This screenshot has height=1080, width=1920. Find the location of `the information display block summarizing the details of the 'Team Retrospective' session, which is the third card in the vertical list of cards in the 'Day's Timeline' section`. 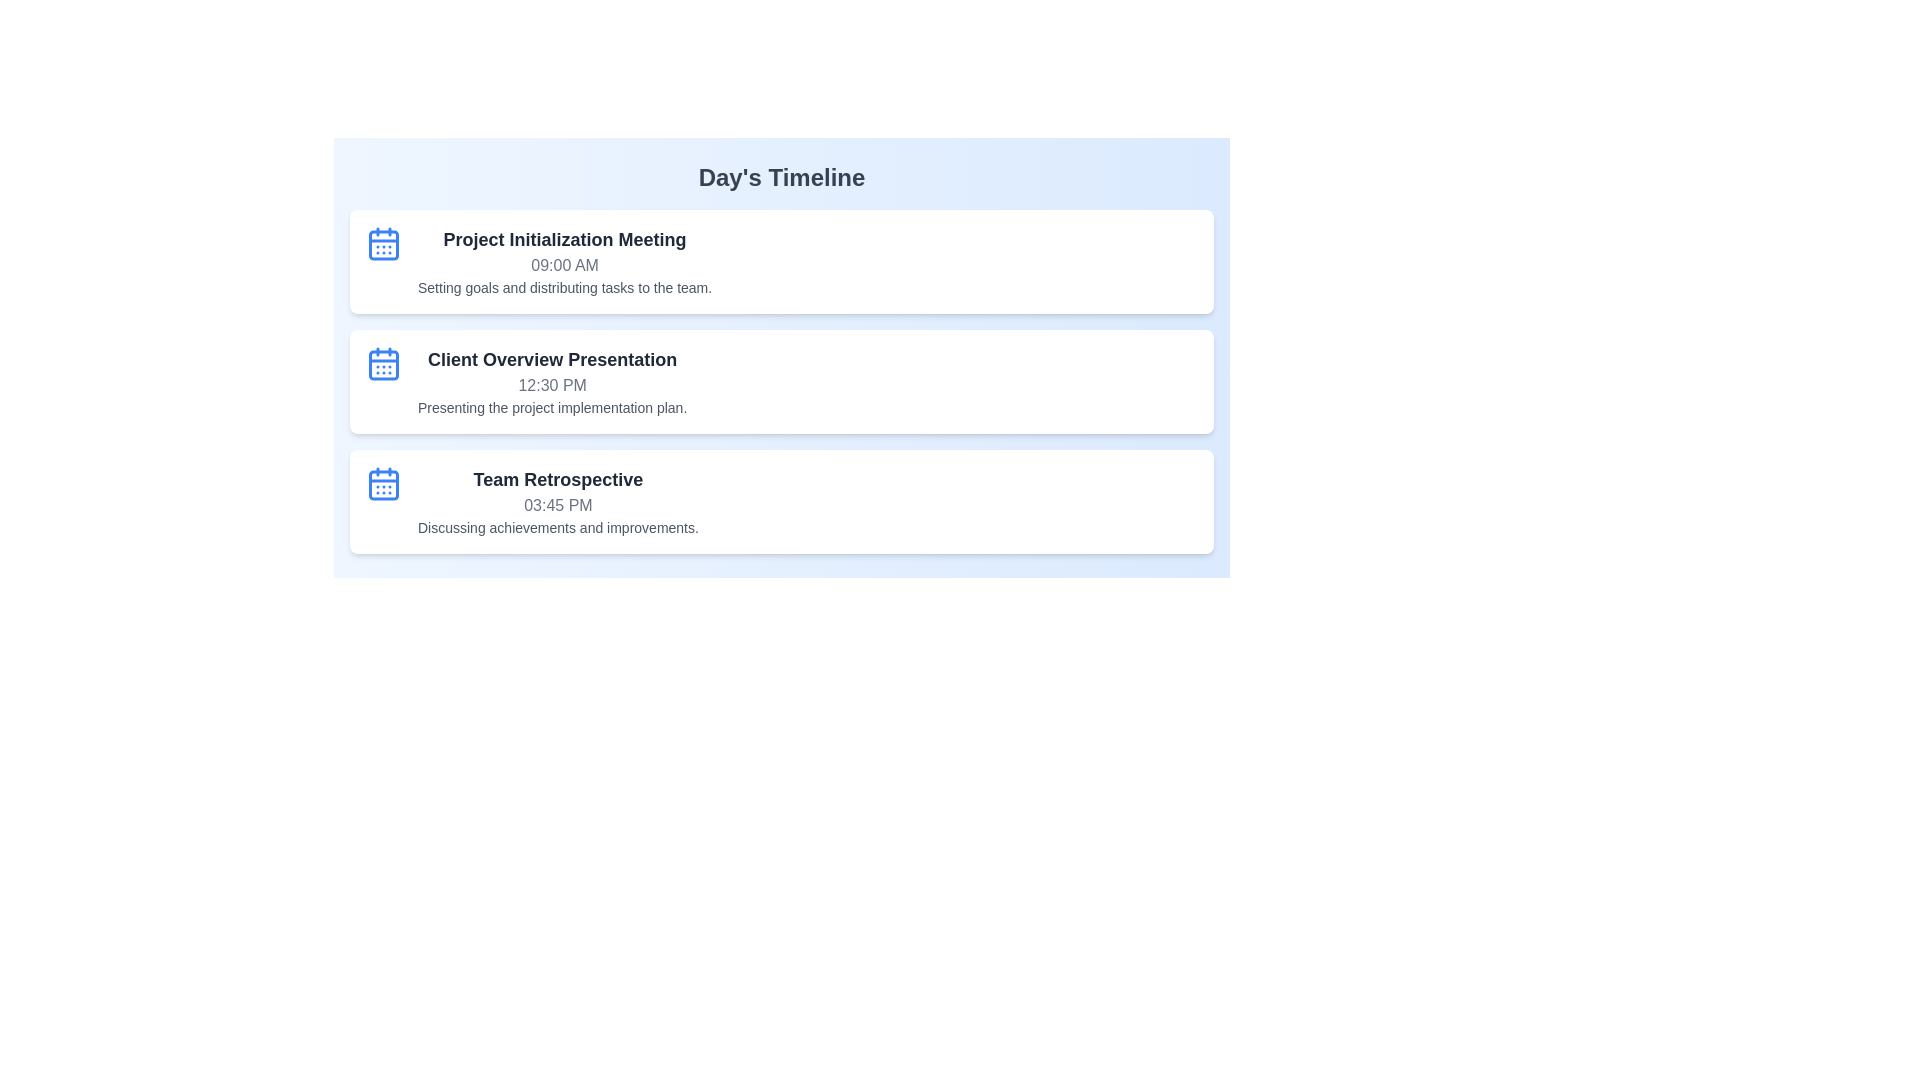

the information display block summarizing the details of the 'Team Retrospective' session, which is the third card in the vertical list of cards in the 'Day's Timeline' section is located at coordinates (558, 500).